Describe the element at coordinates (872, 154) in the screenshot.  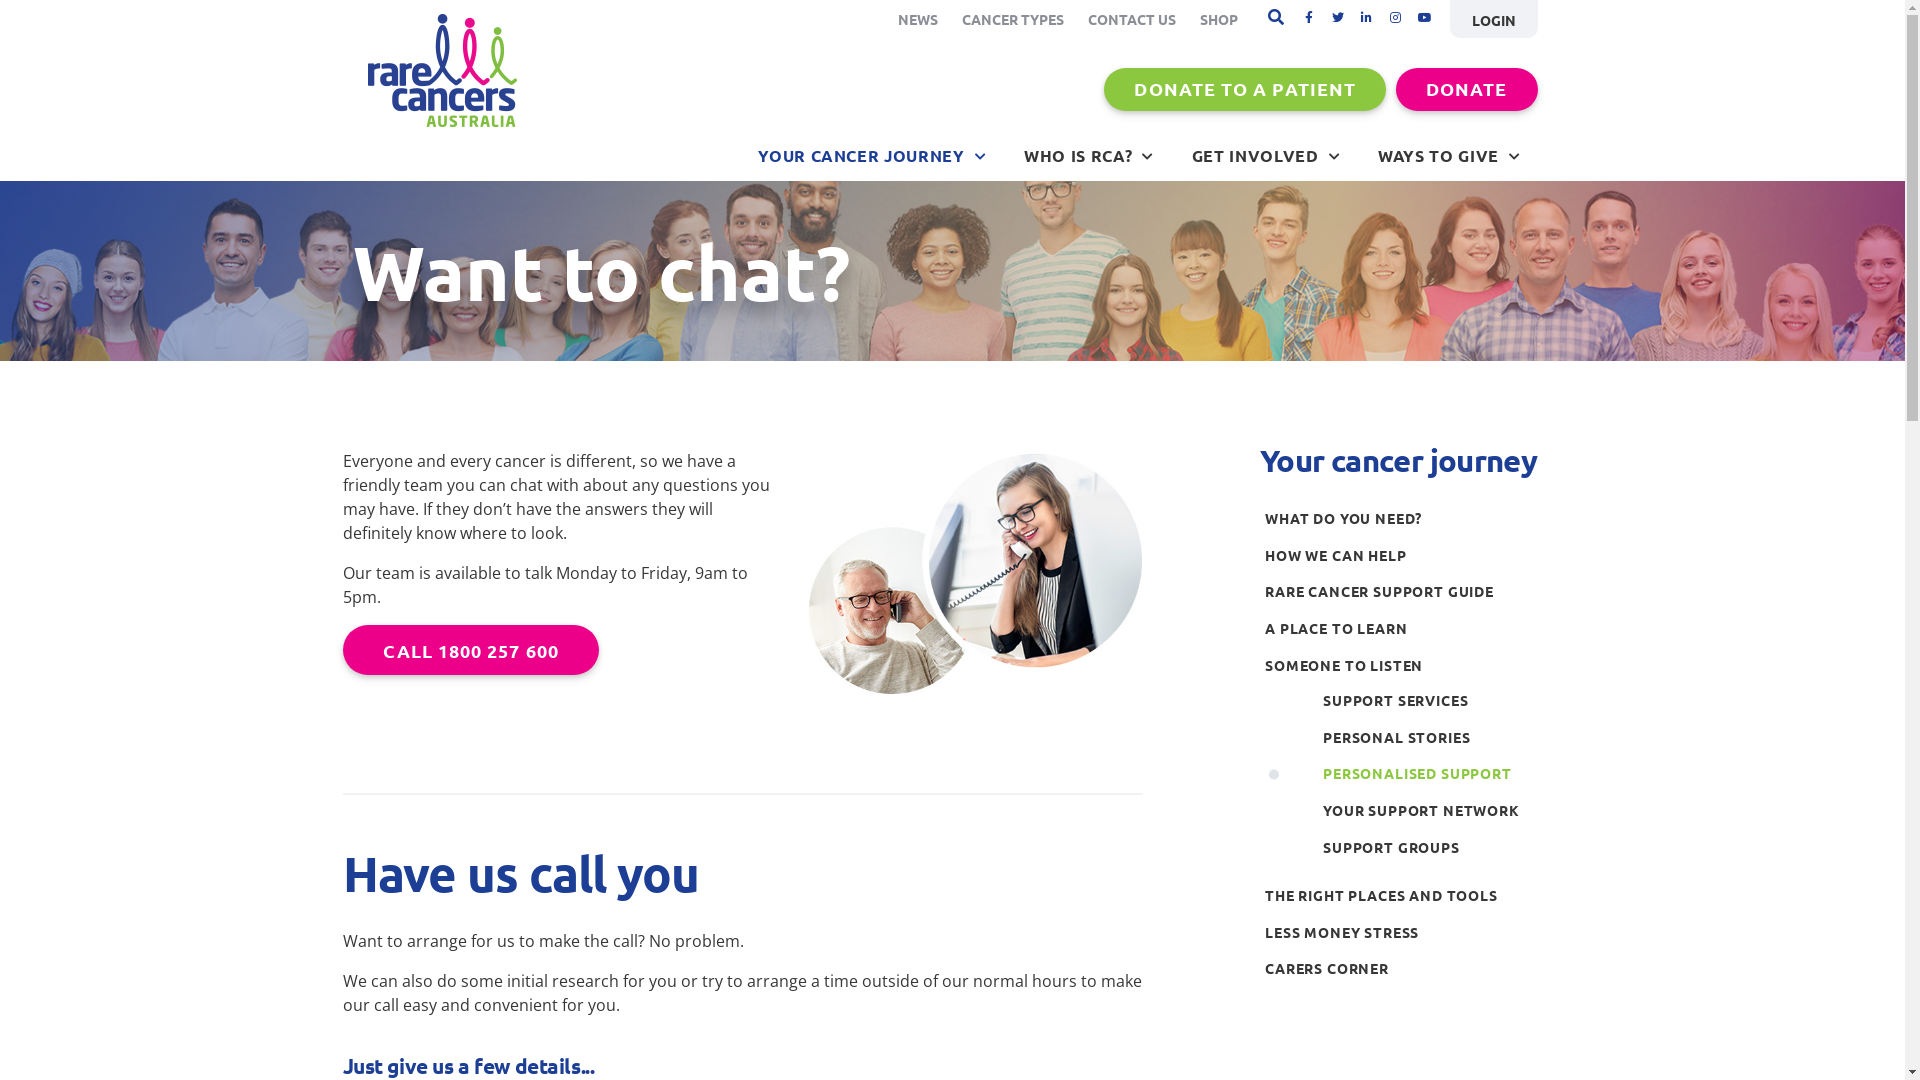
I see `'YOUR CANCER JOURNEY'` at that location.